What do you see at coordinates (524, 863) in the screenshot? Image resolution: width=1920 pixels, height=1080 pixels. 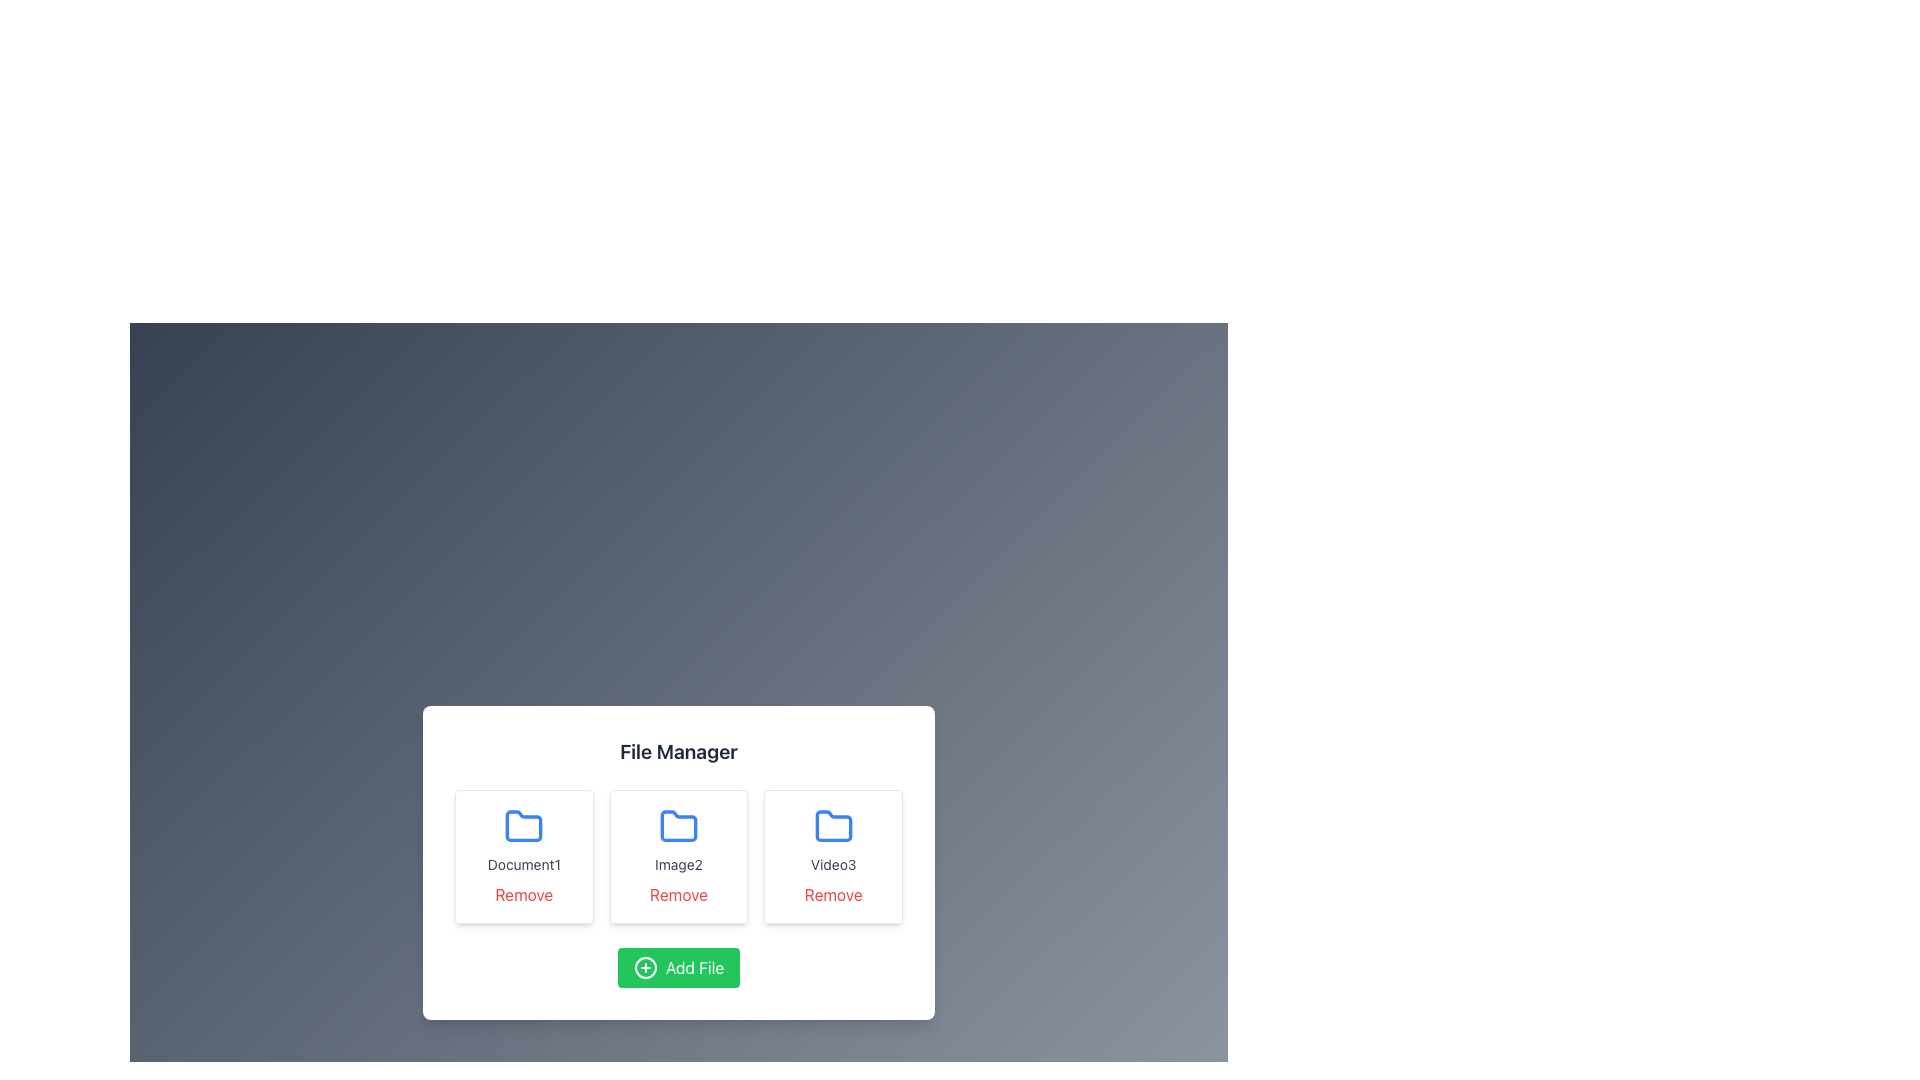 I see `the text label 'Document1' which is styled in gray color and located beneath the blue folder icon in the file manager interface` at bounding box center [524, 863].